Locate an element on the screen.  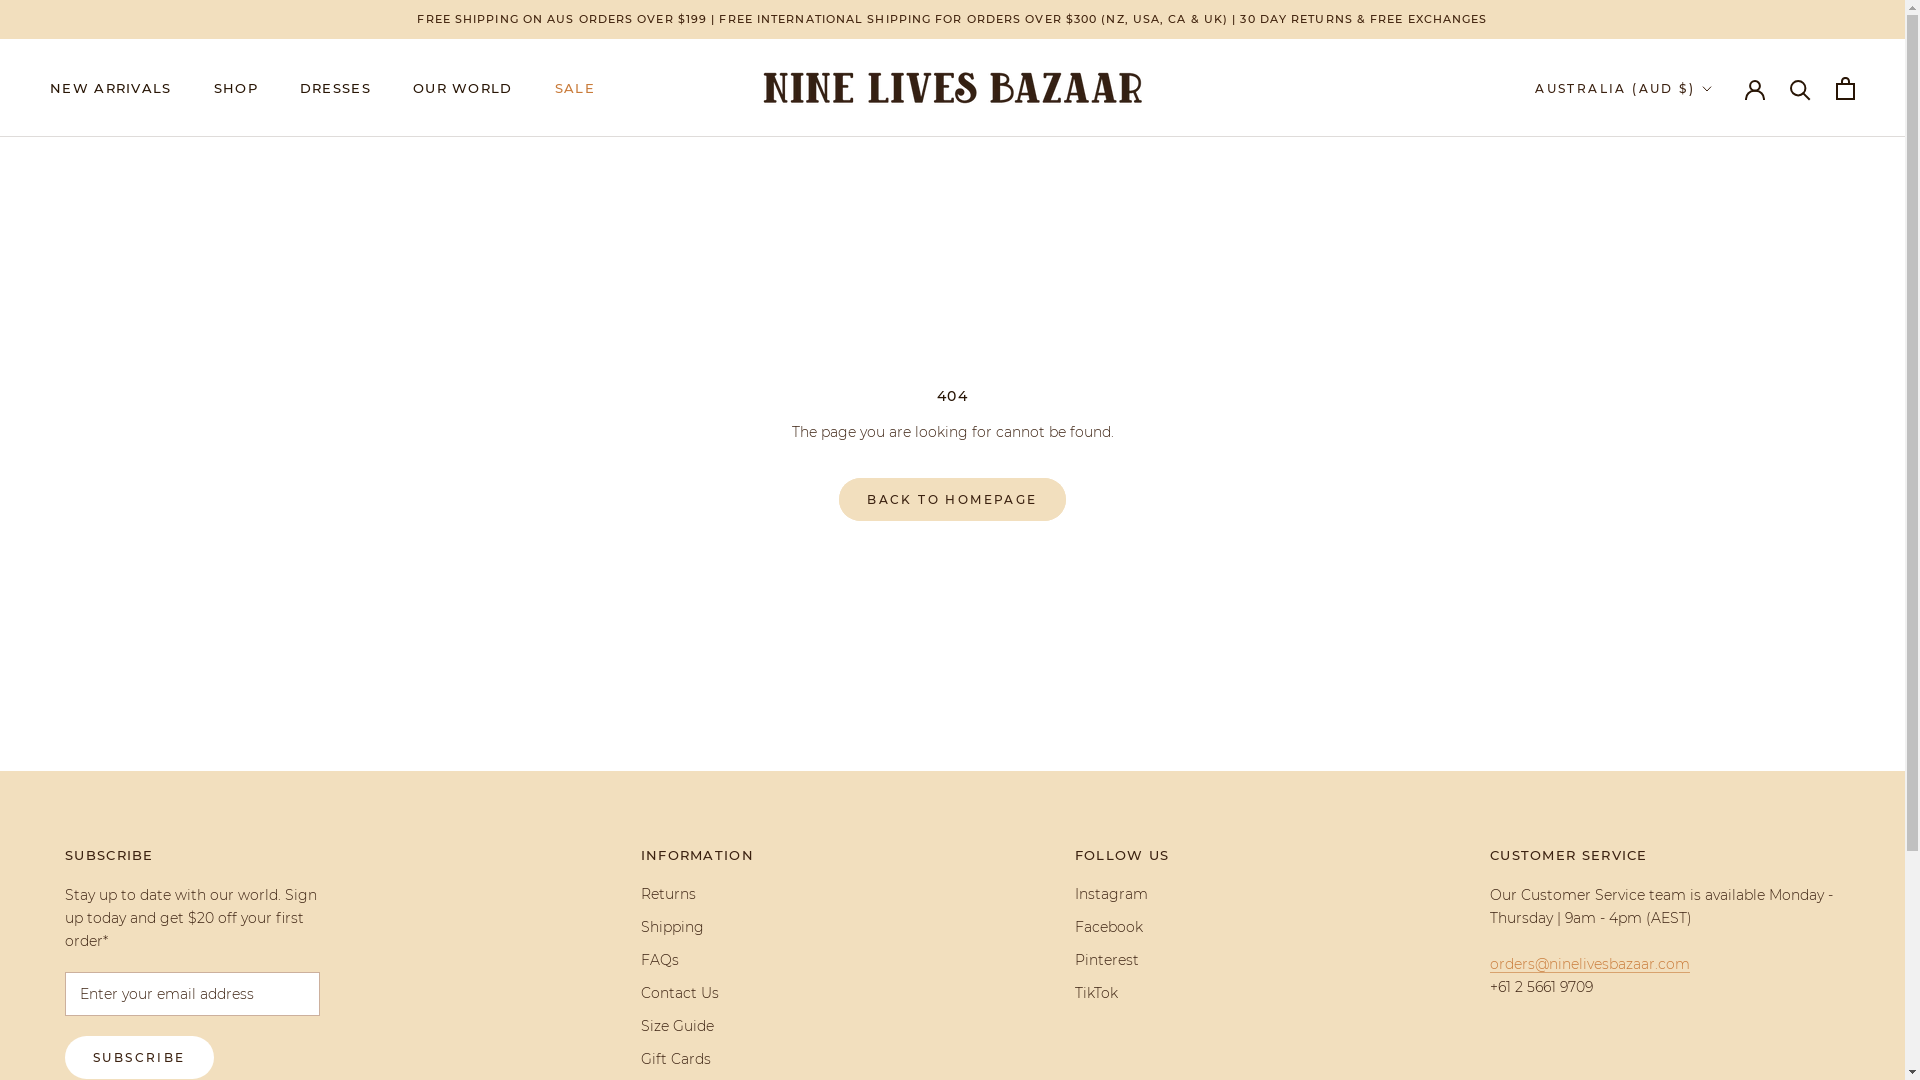
'DRESSES is located at coordinates (335, 87).